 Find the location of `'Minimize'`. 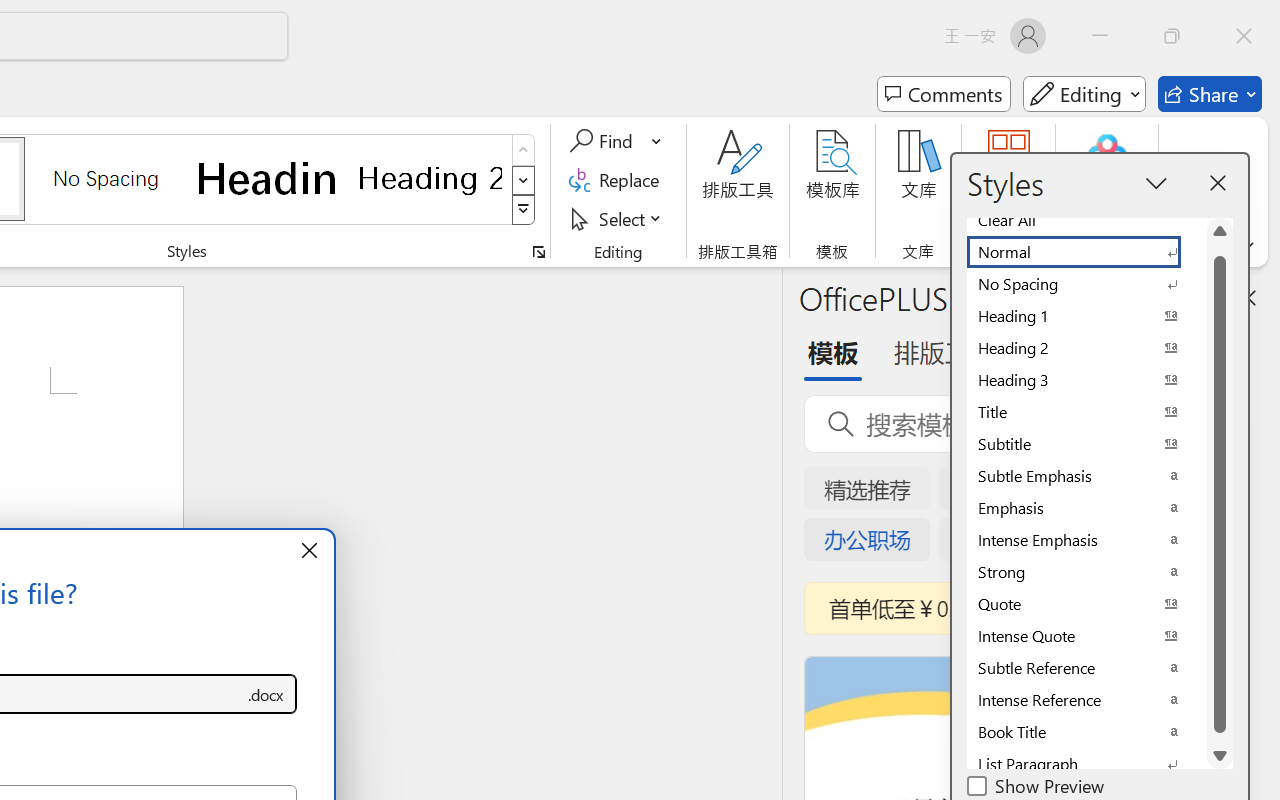

'Minimize' is located at coordinates (1099, 35).